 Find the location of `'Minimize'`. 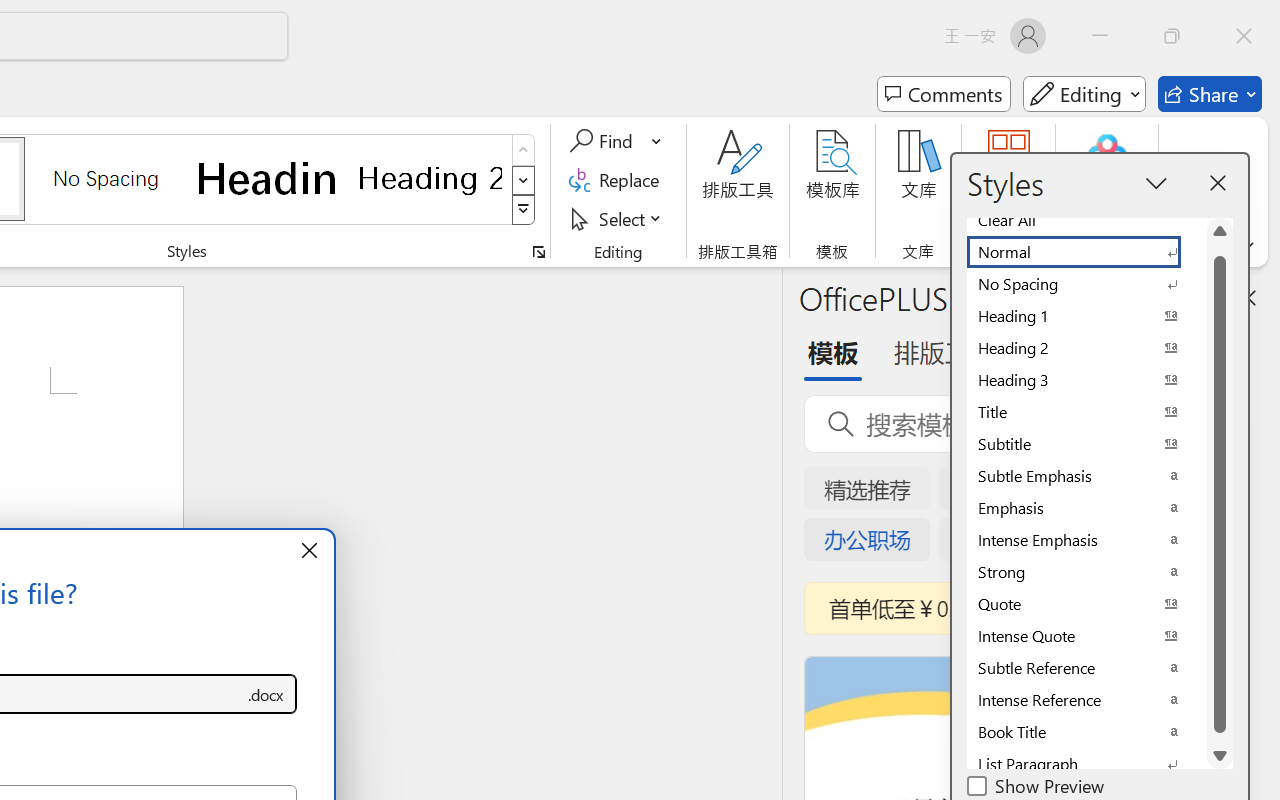

'Minimize' is located at coordinates (1099, 35).